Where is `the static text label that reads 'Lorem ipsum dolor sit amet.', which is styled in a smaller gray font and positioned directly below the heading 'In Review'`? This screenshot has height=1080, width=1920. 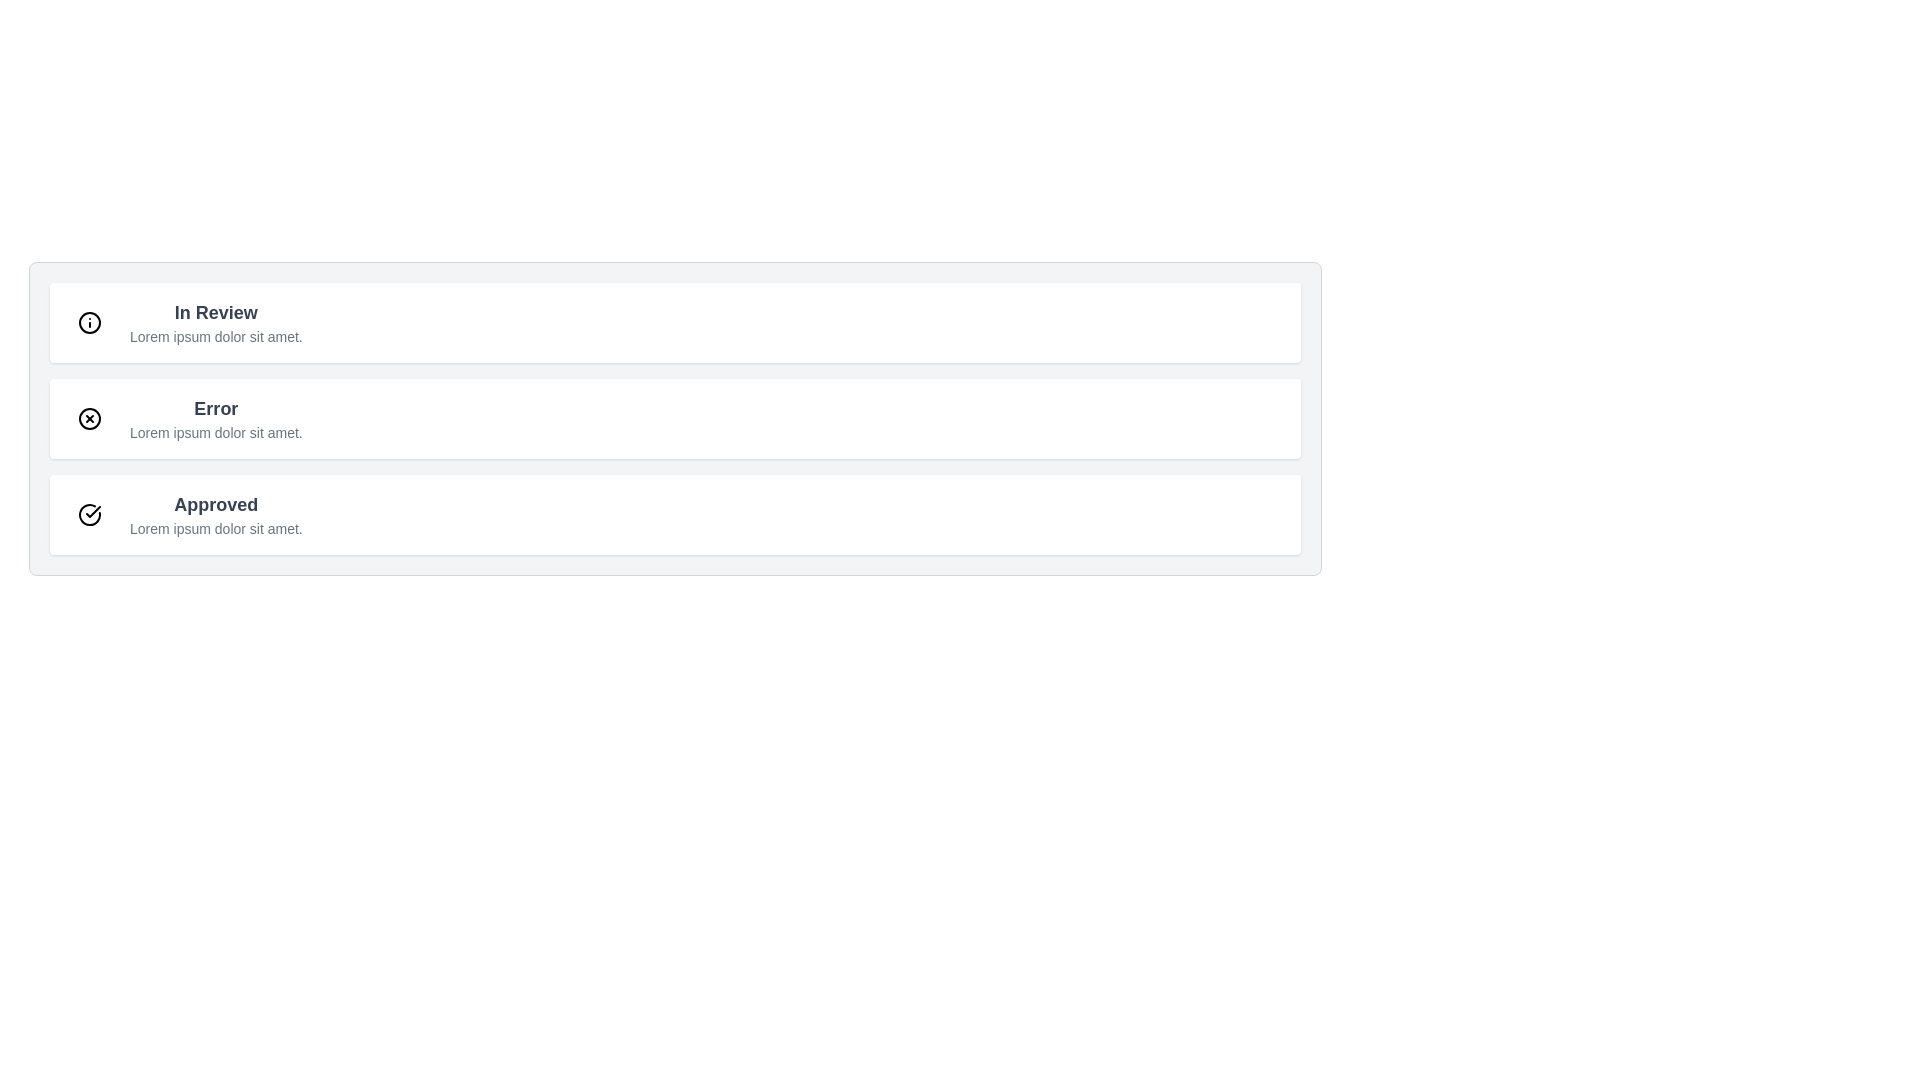 the static text label that reads 'Lorem ipsum dolor sit amet.', which is styled in a smaller gray font and positioned directly below the heading 'In Review' is located at coordinates (216, 335).